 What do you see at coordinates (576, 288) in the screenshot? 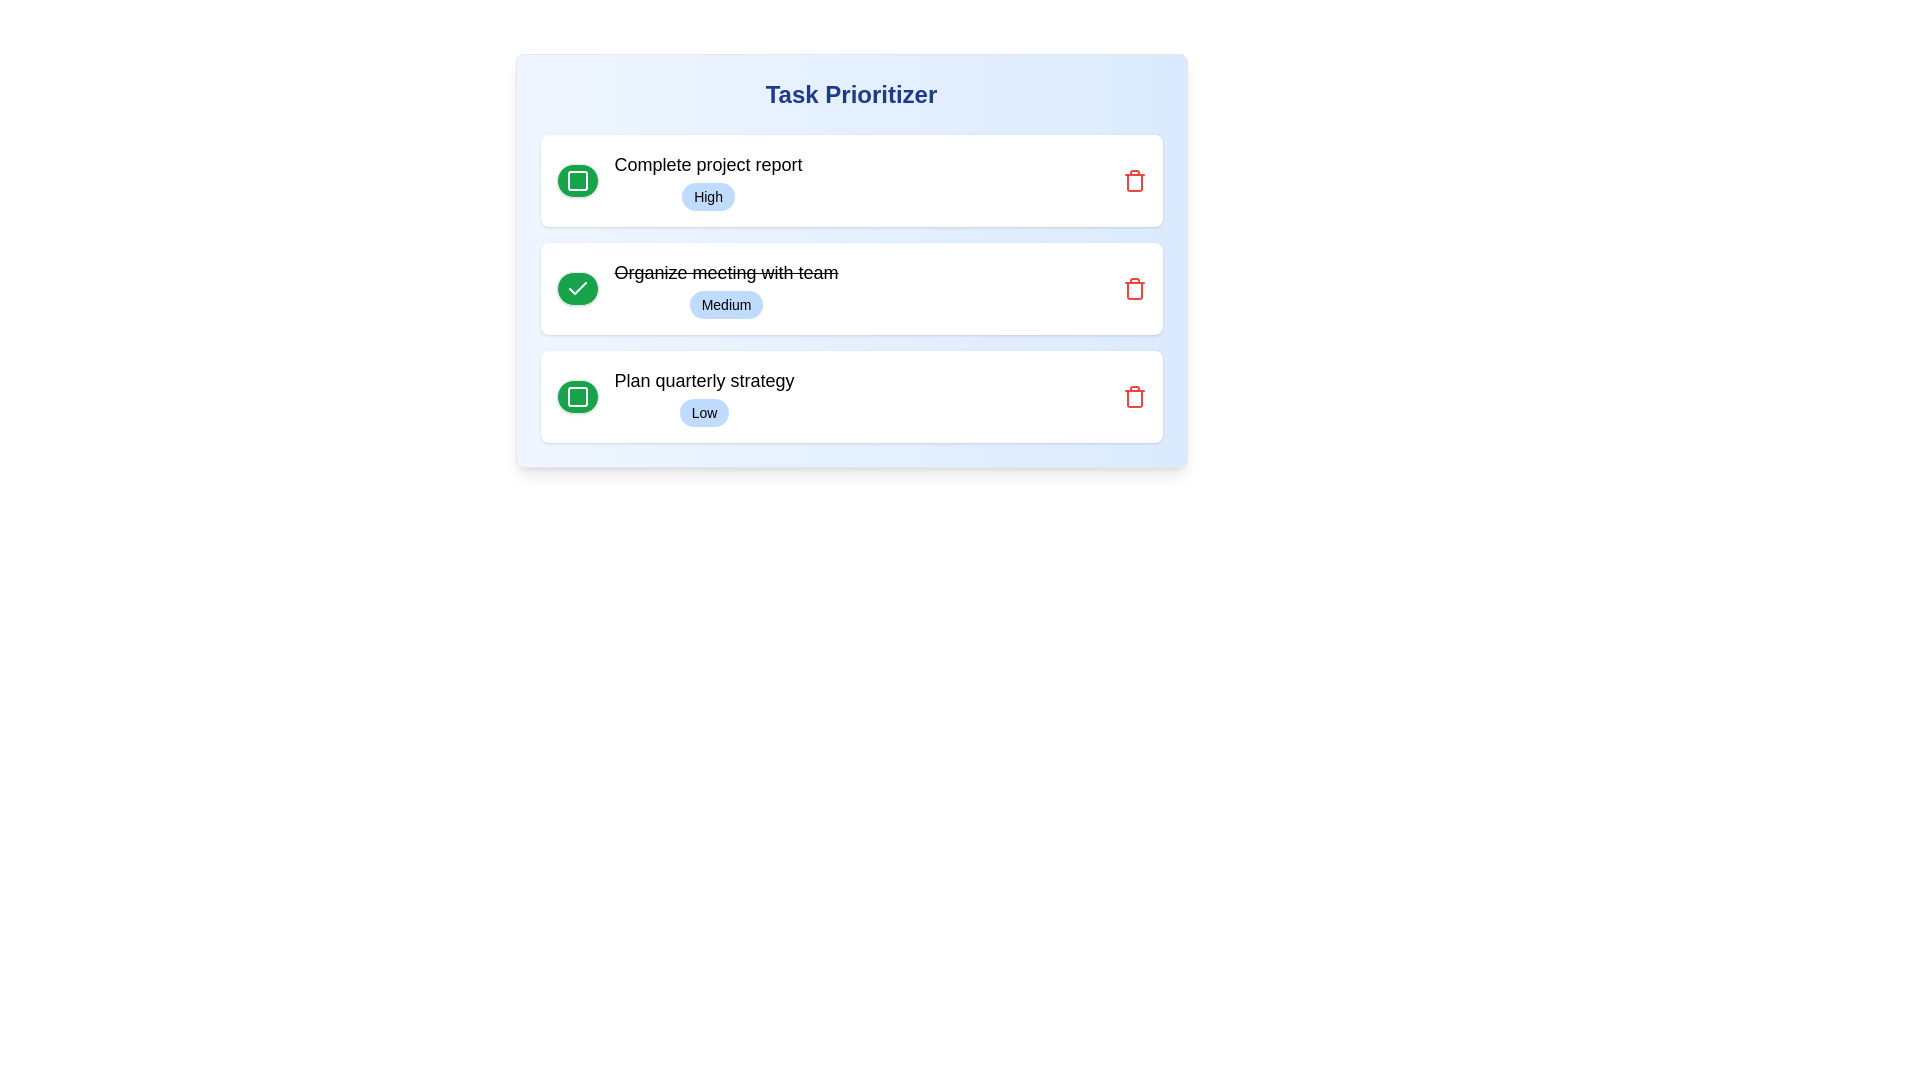
I see `the second checkmark icon in the task manager interface, which is adjacent to the text 'Organize meeting with team' and has a green circular background` at bounding box center [576, 288].